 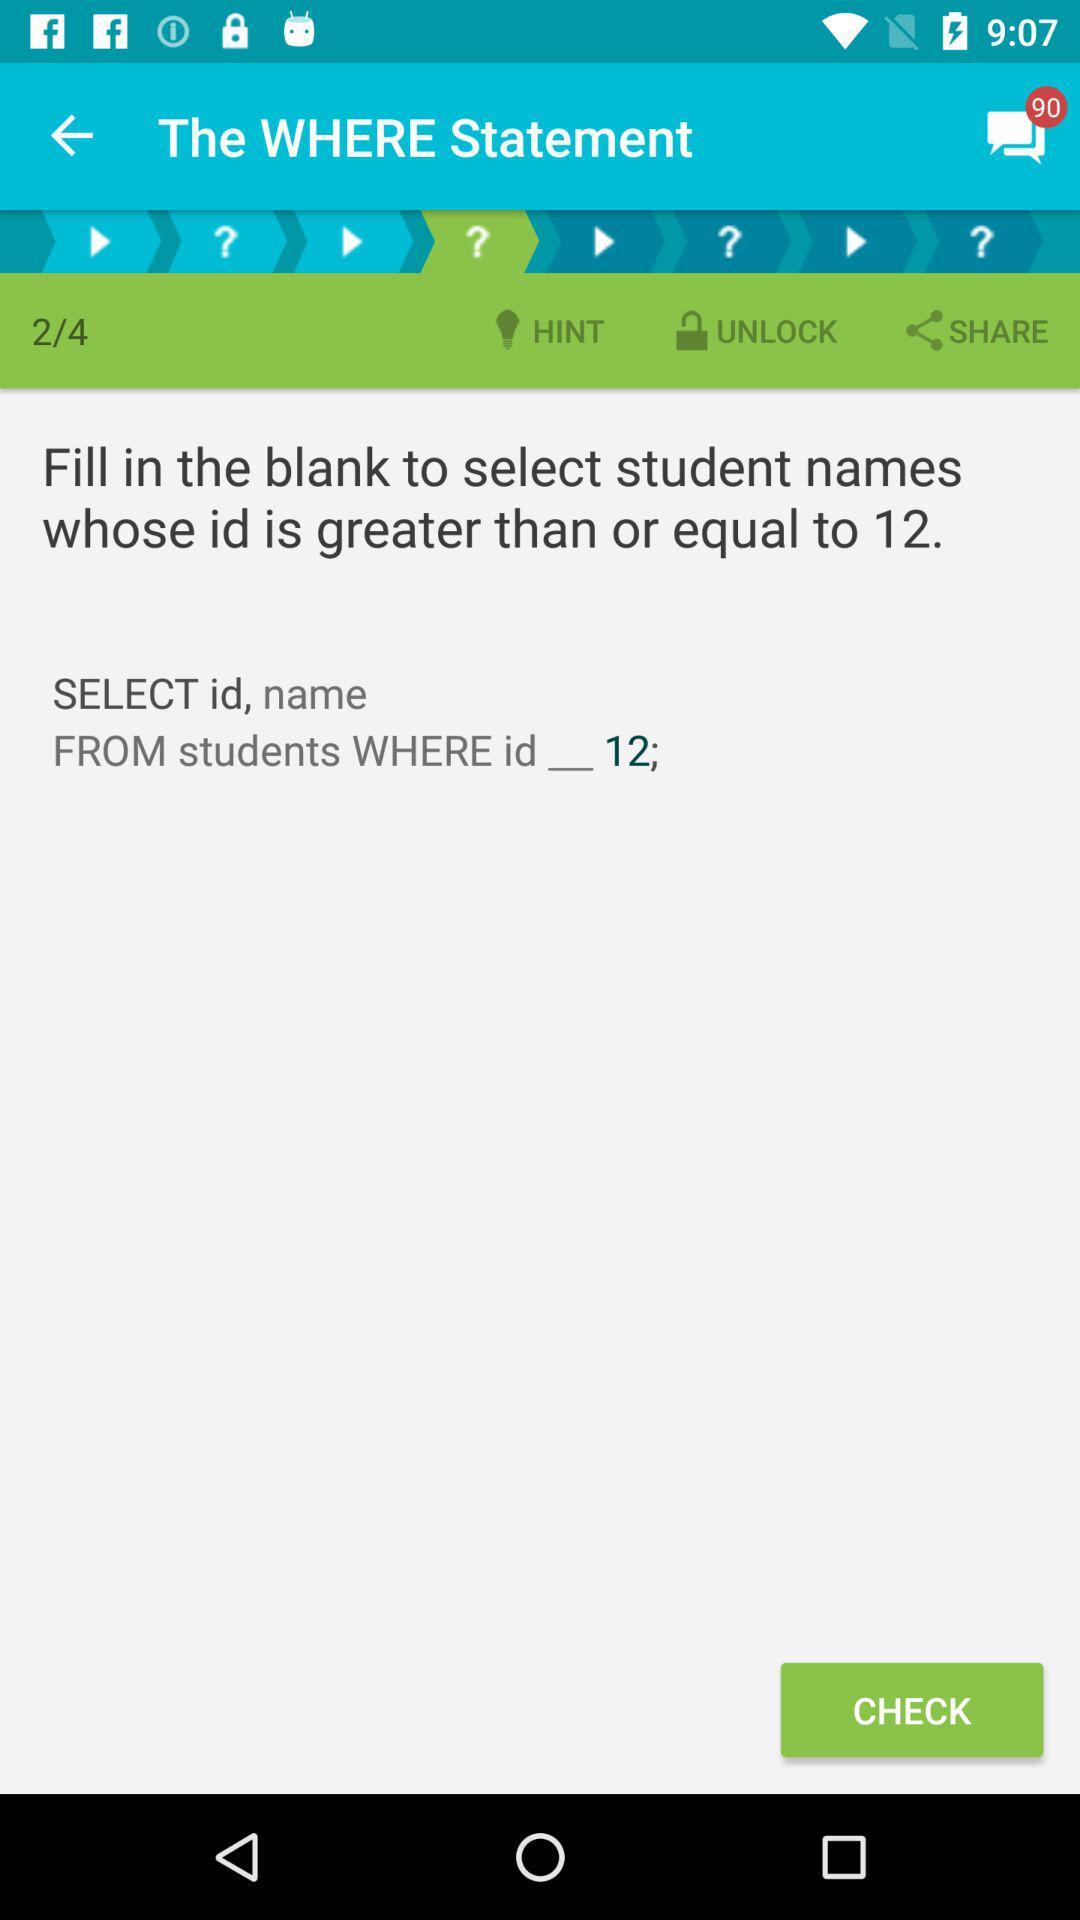 What do you see at coordinates (224, 240) in the screenshot?
I see `the help icon` at bounding box center [224, 240].